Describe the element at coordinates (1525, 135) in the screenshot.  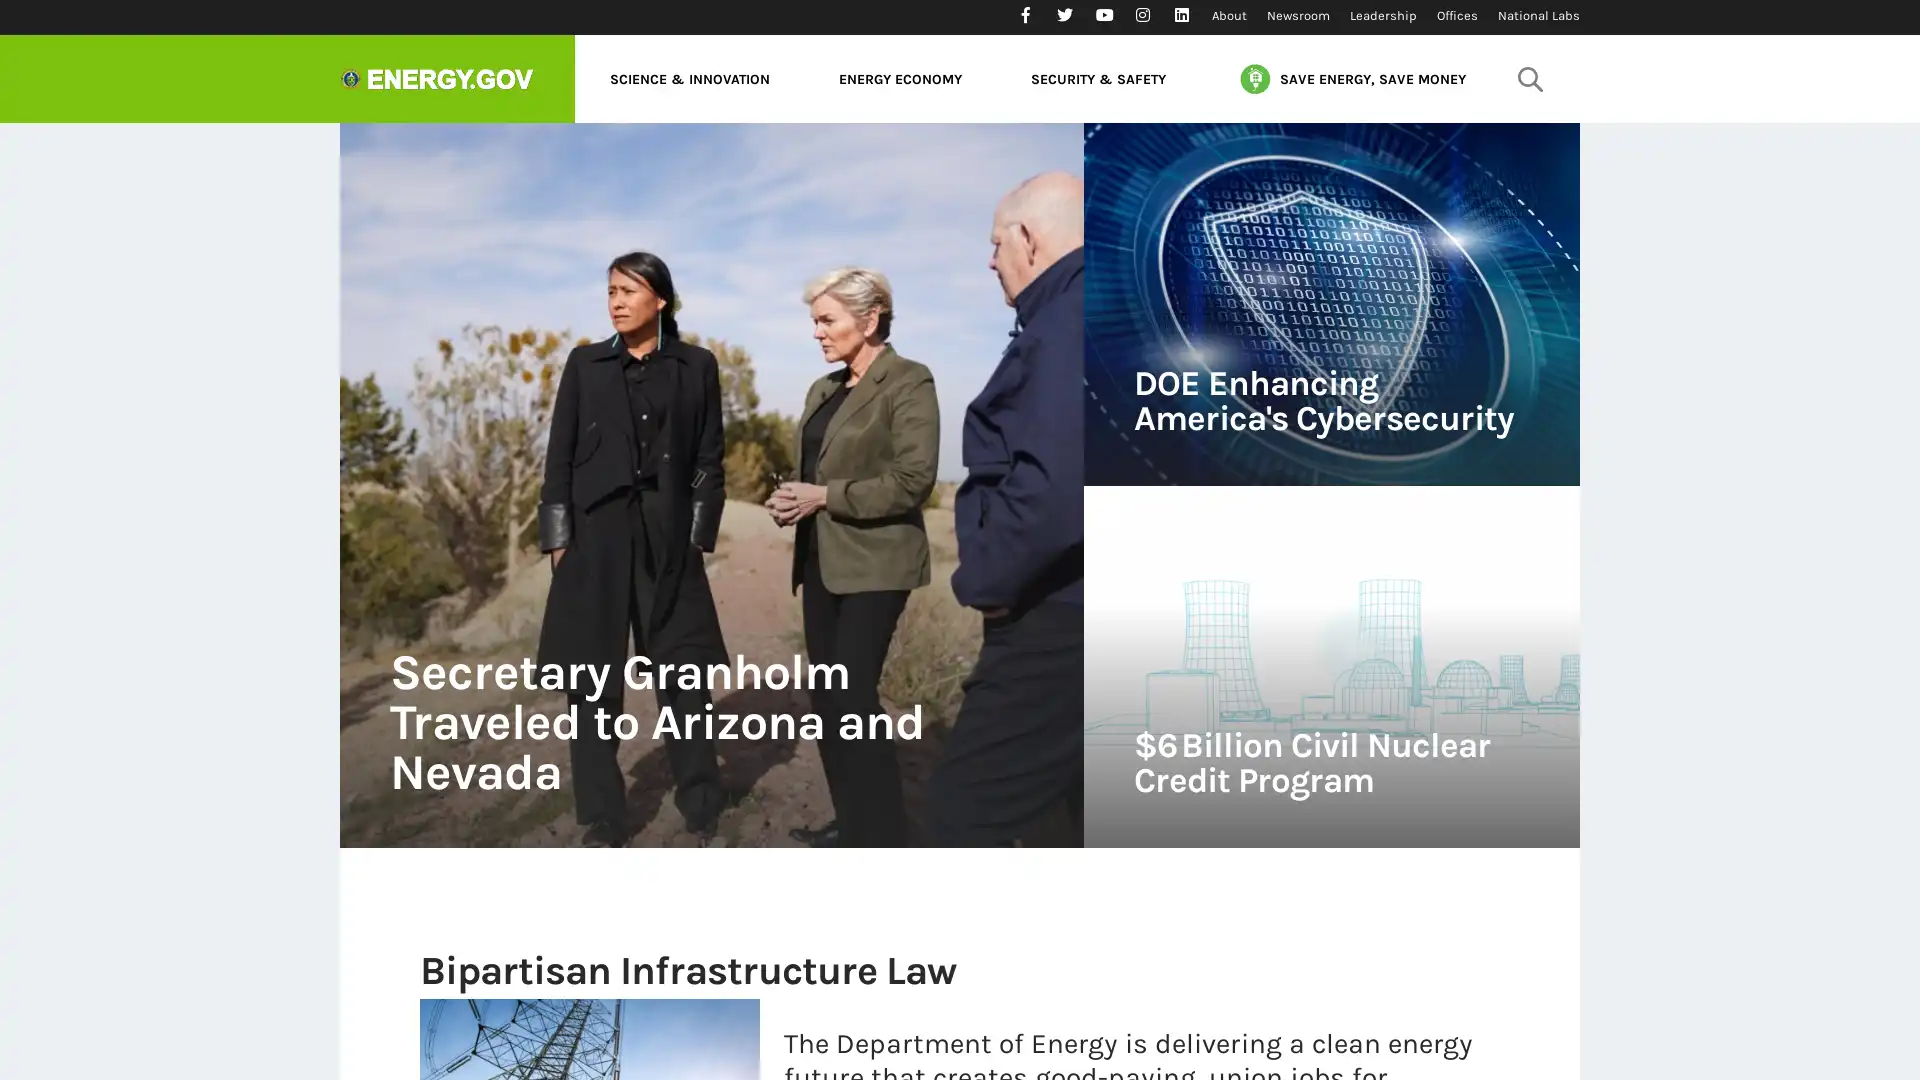
I see `SEARCH` at that location.